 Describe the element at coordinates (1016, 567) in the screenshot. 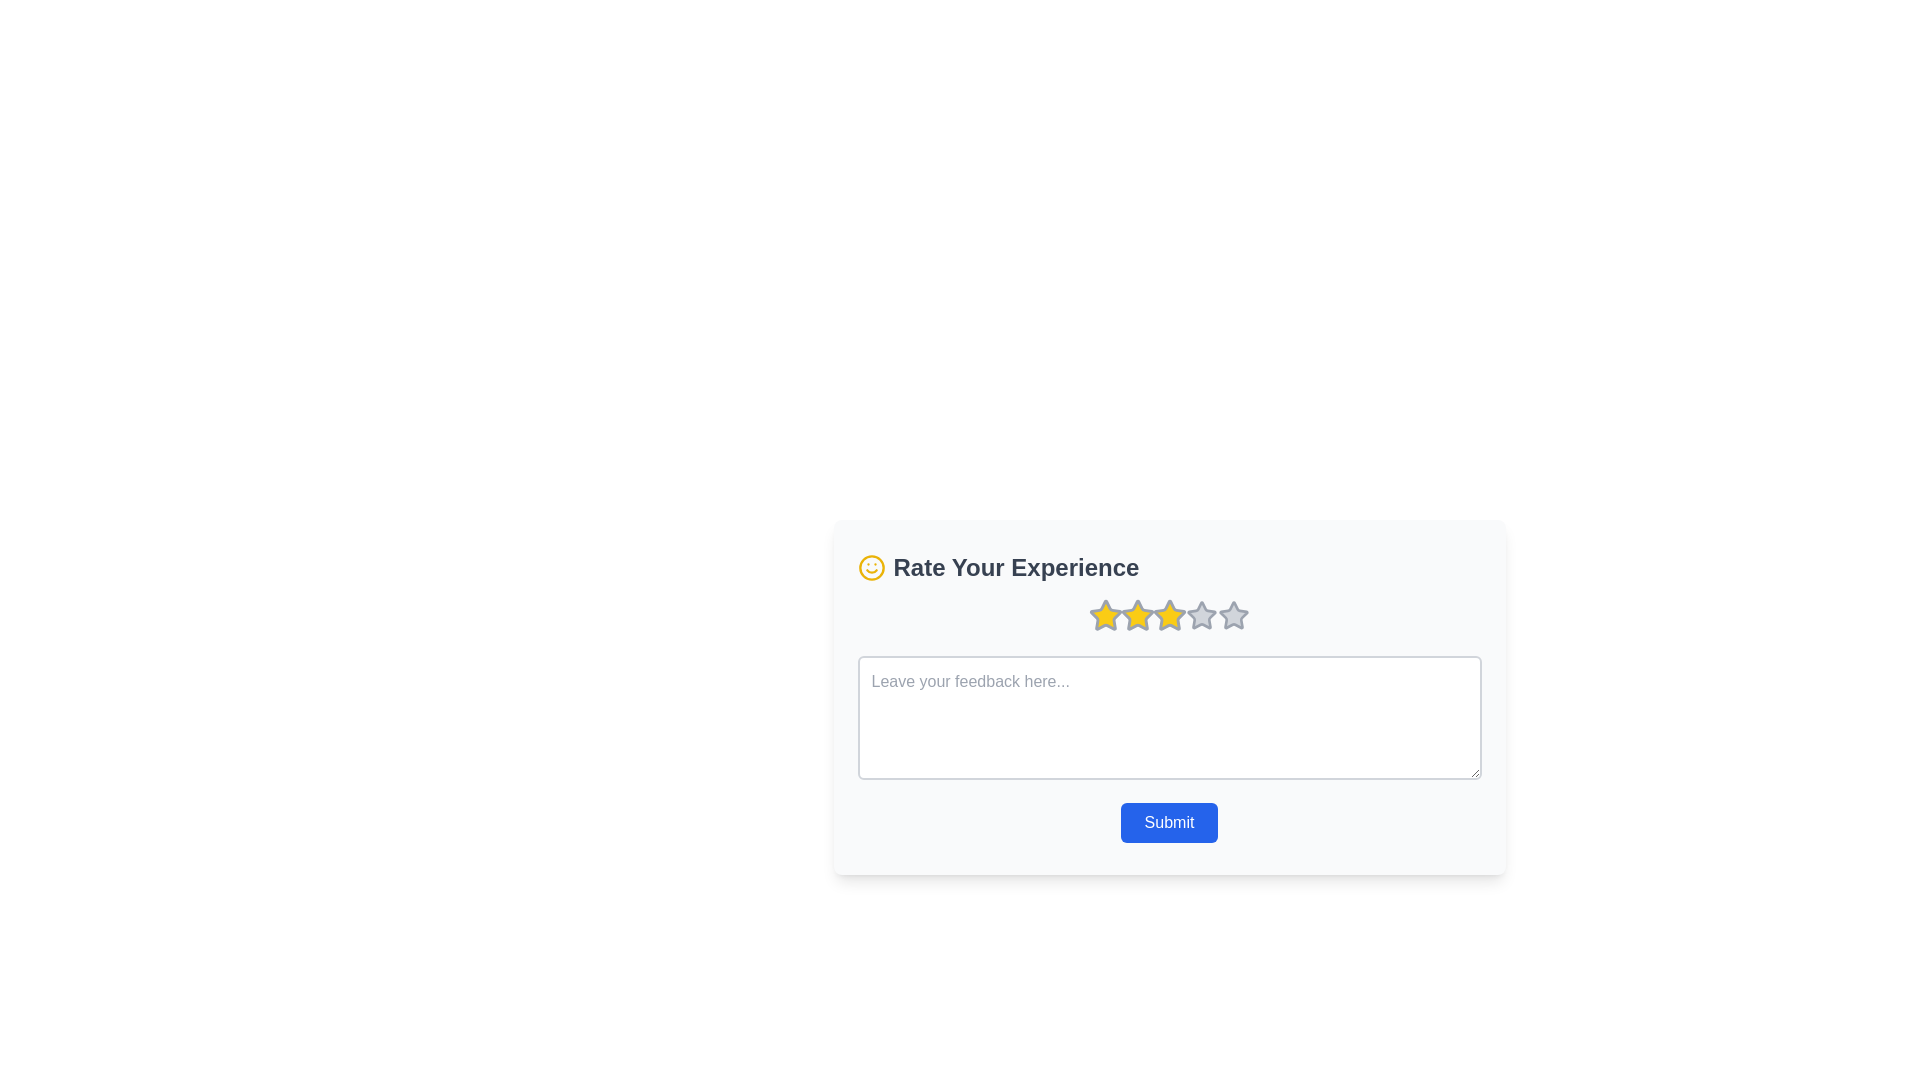

I see `the static text label reading 'Rate Your Experience' which is rendered in bold and large dark gray font, located to the right of a smile icon and above a row of star icons` at that location.